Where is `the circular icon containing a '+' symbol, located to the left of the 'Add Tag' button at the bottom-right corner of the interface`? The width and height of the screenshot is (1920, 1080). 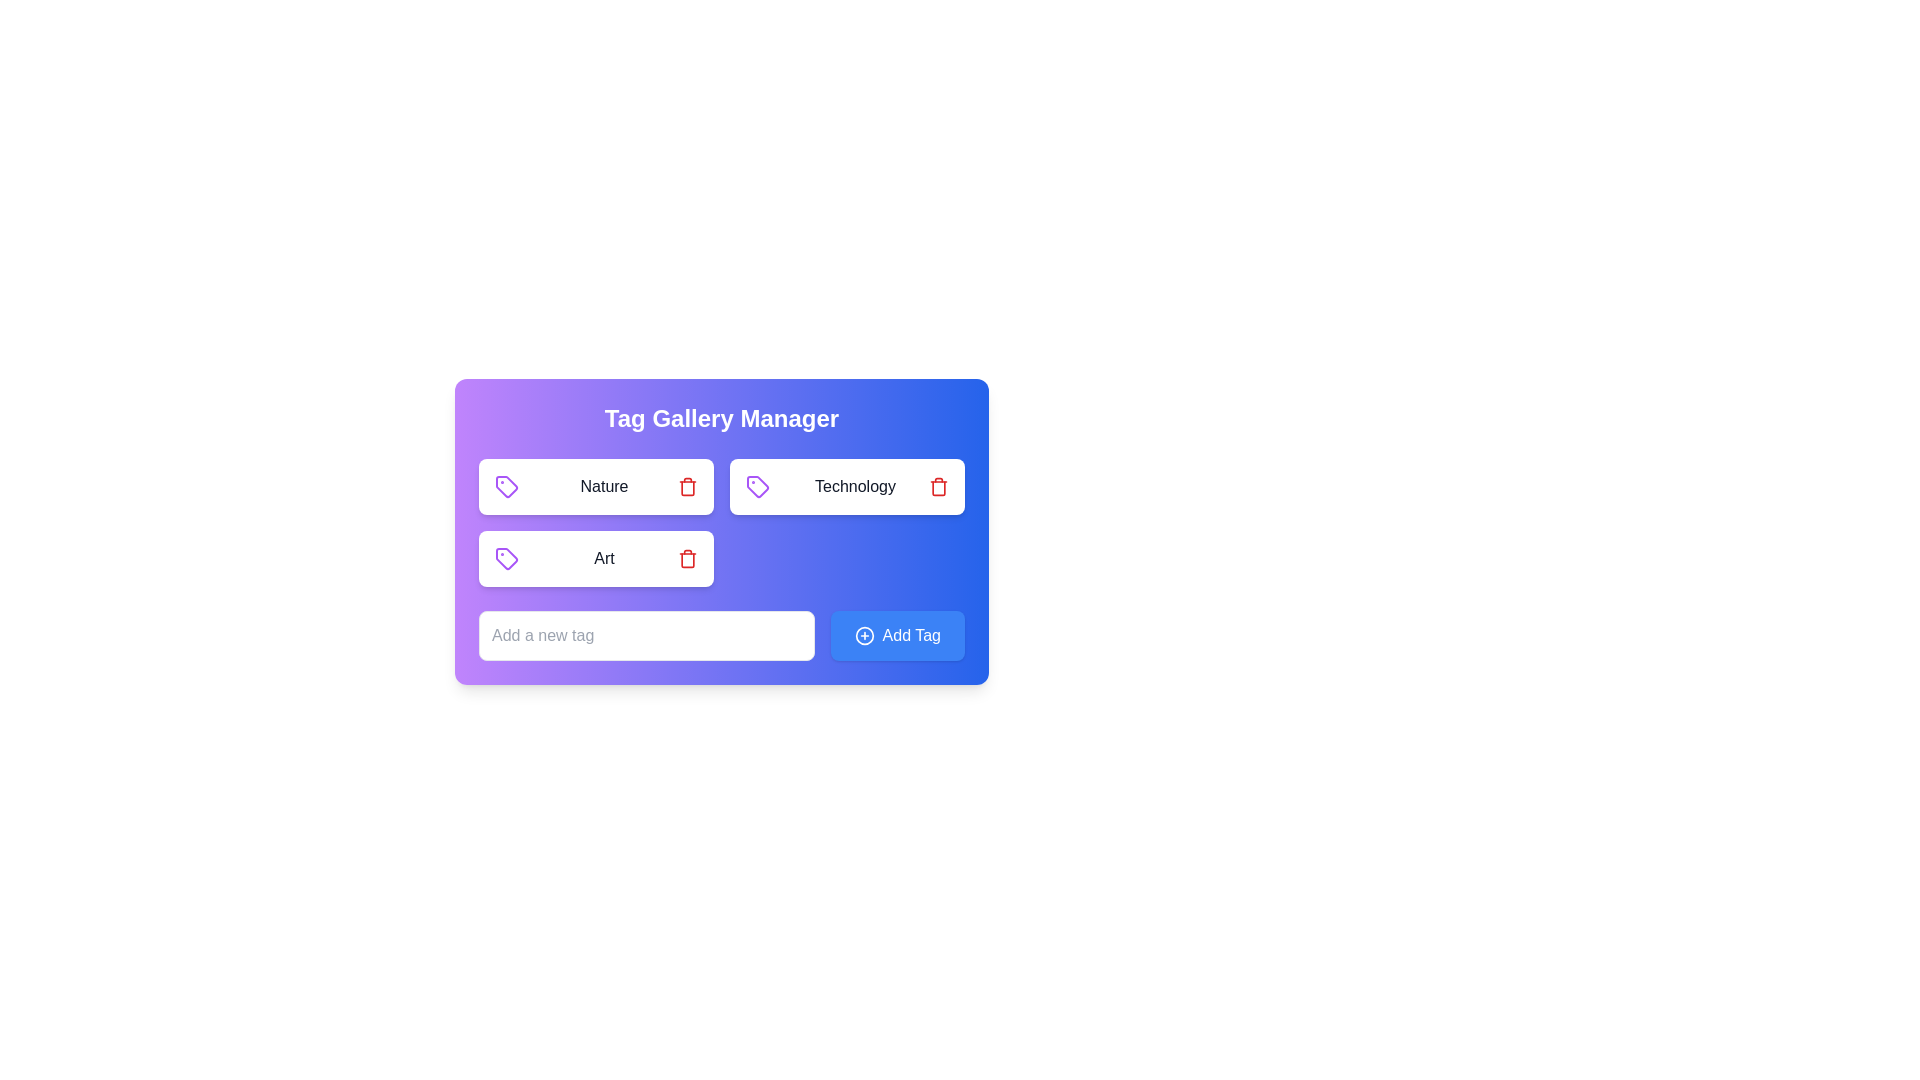
the circular icon containing a '+' symbol, located to the left of the 'Add Tag' button at the bottom-right corner of the interface is located at coordinates (864, 636).